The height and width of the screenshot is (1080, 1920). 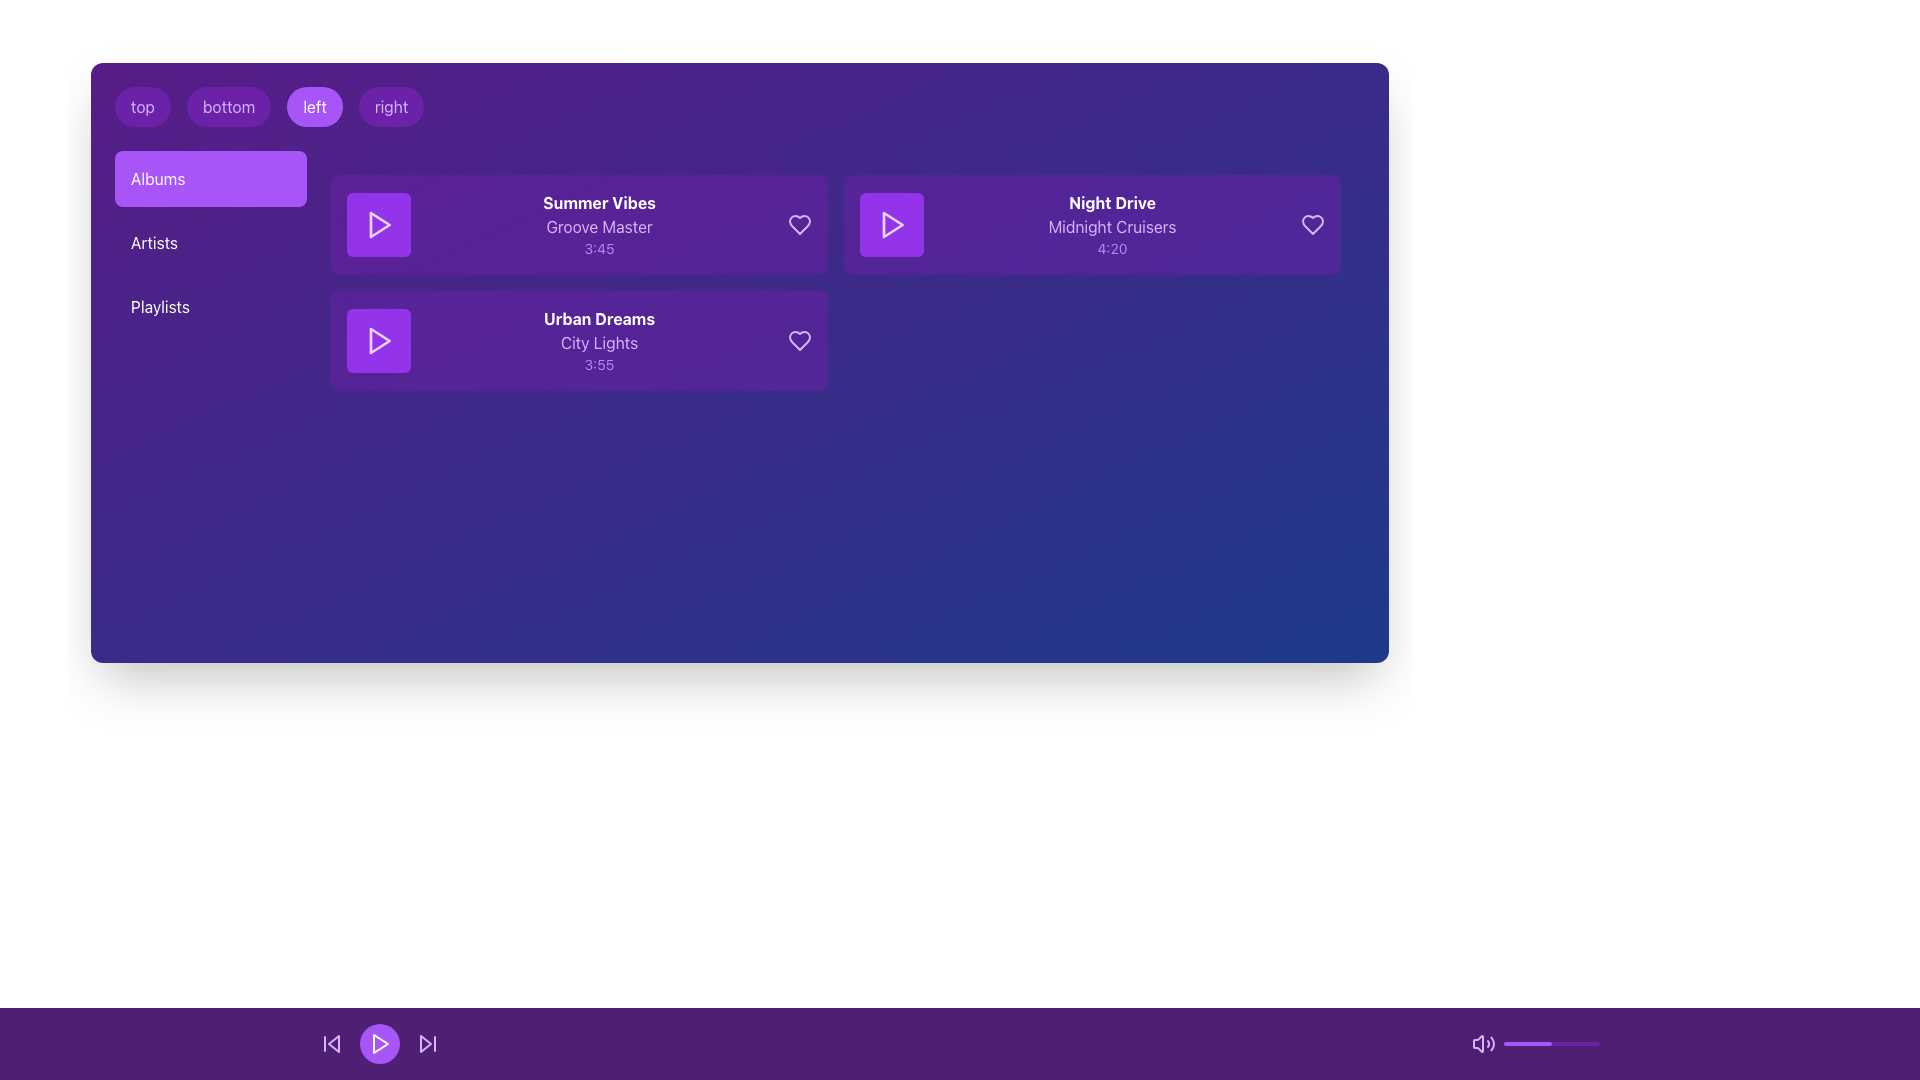 What do you see at coordinates (800, 224) in the screenshot?
I see `the heart-shaped button icon located to the right of the 'Summer Vibes' song listing, next to 'Groove Master' and the duration '3:45'` at bounding box center [800, 224].